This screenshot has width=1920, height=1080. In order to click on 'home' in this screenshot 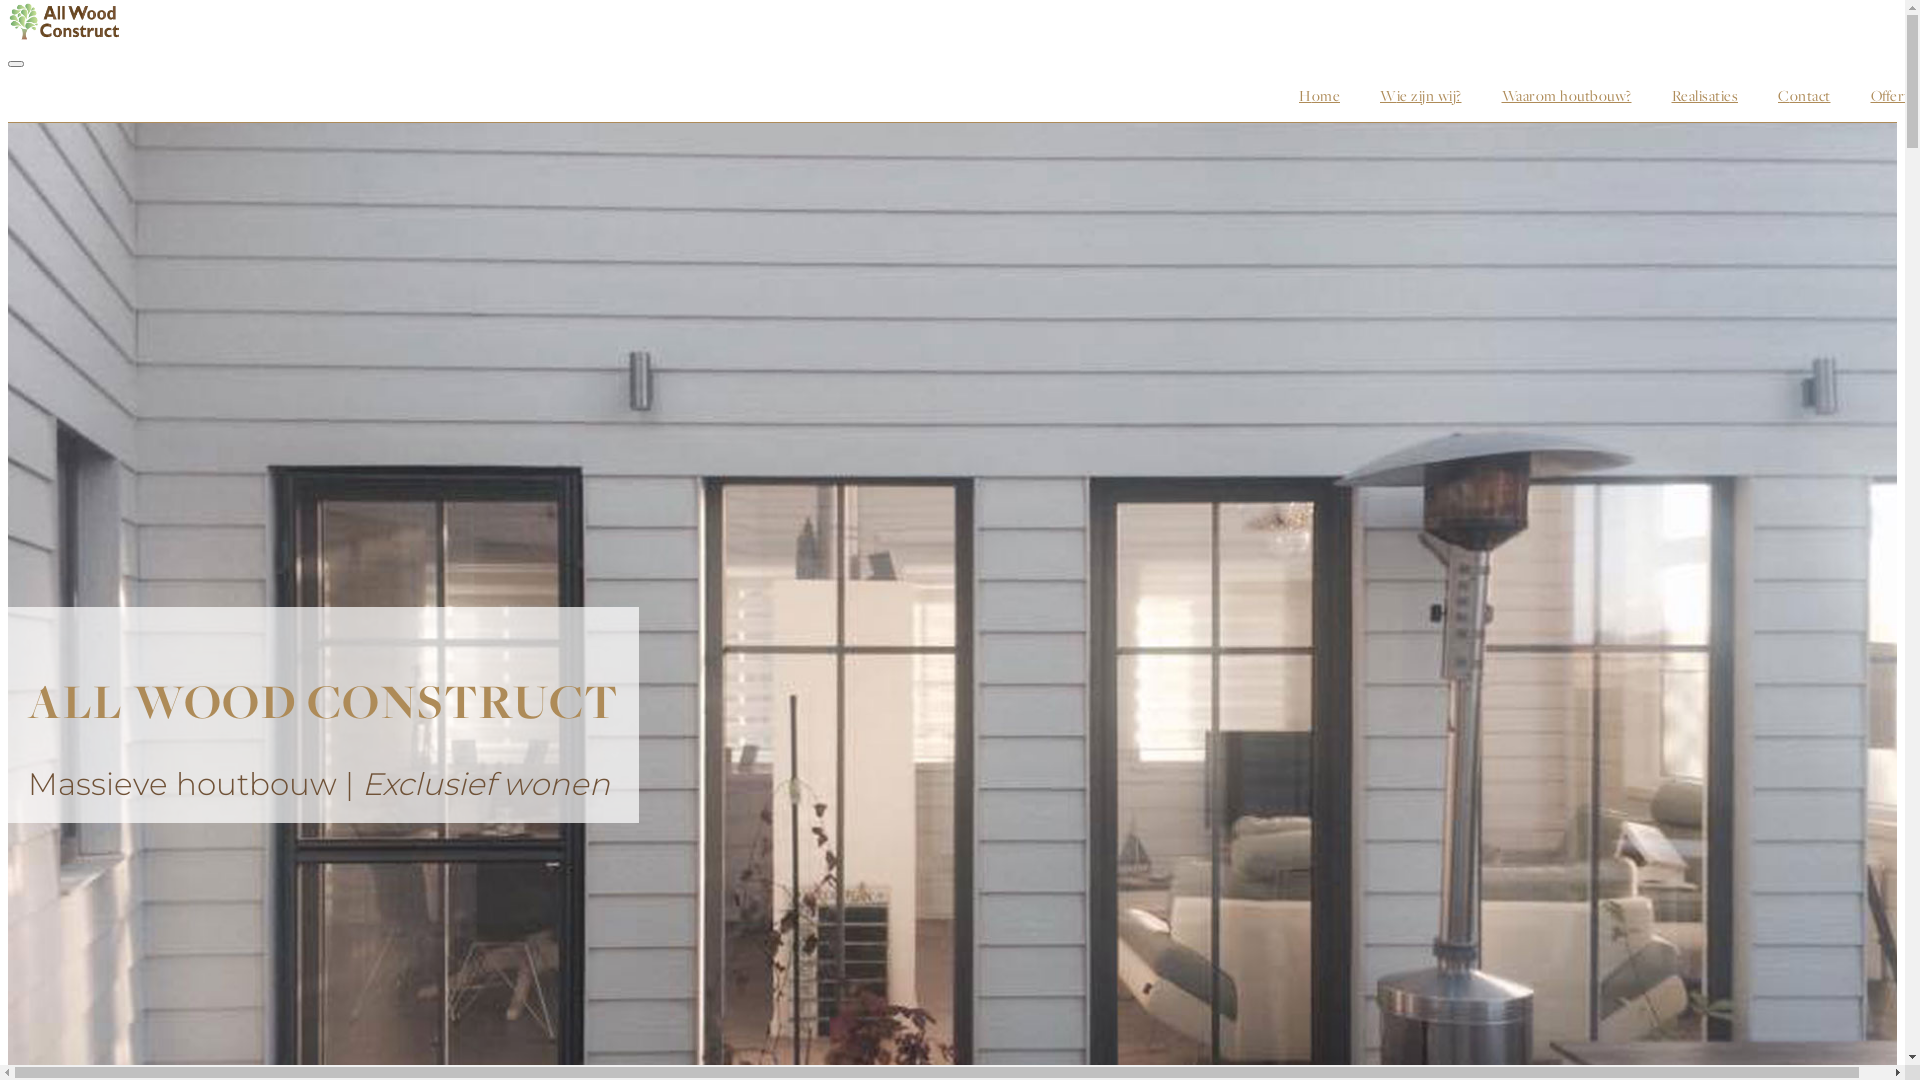, I will do `click(1277, 95)`.